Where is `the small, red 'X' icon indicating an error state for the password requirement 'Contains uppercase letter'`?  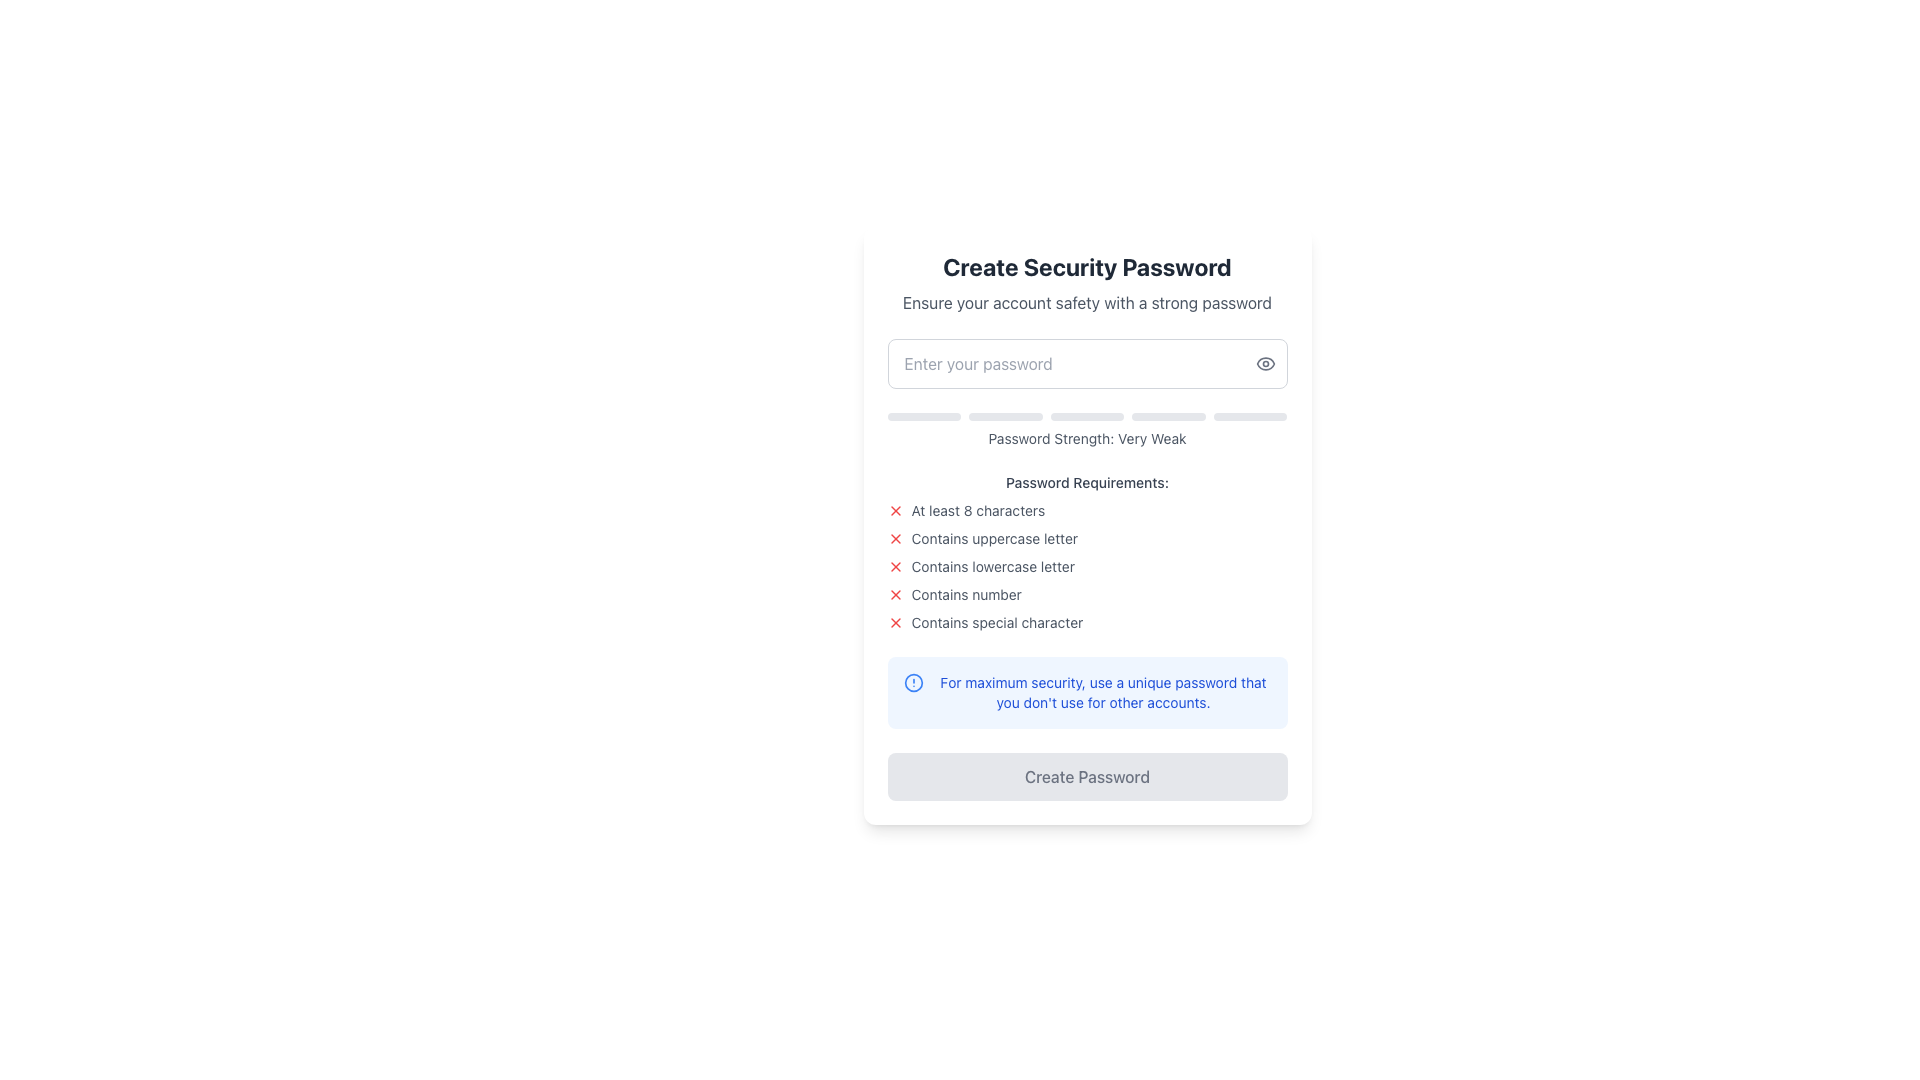
the small, red 'X' icon indicating an error state for the password requirement 'Contains uppercase letter' is located at coordinates (894, 538).